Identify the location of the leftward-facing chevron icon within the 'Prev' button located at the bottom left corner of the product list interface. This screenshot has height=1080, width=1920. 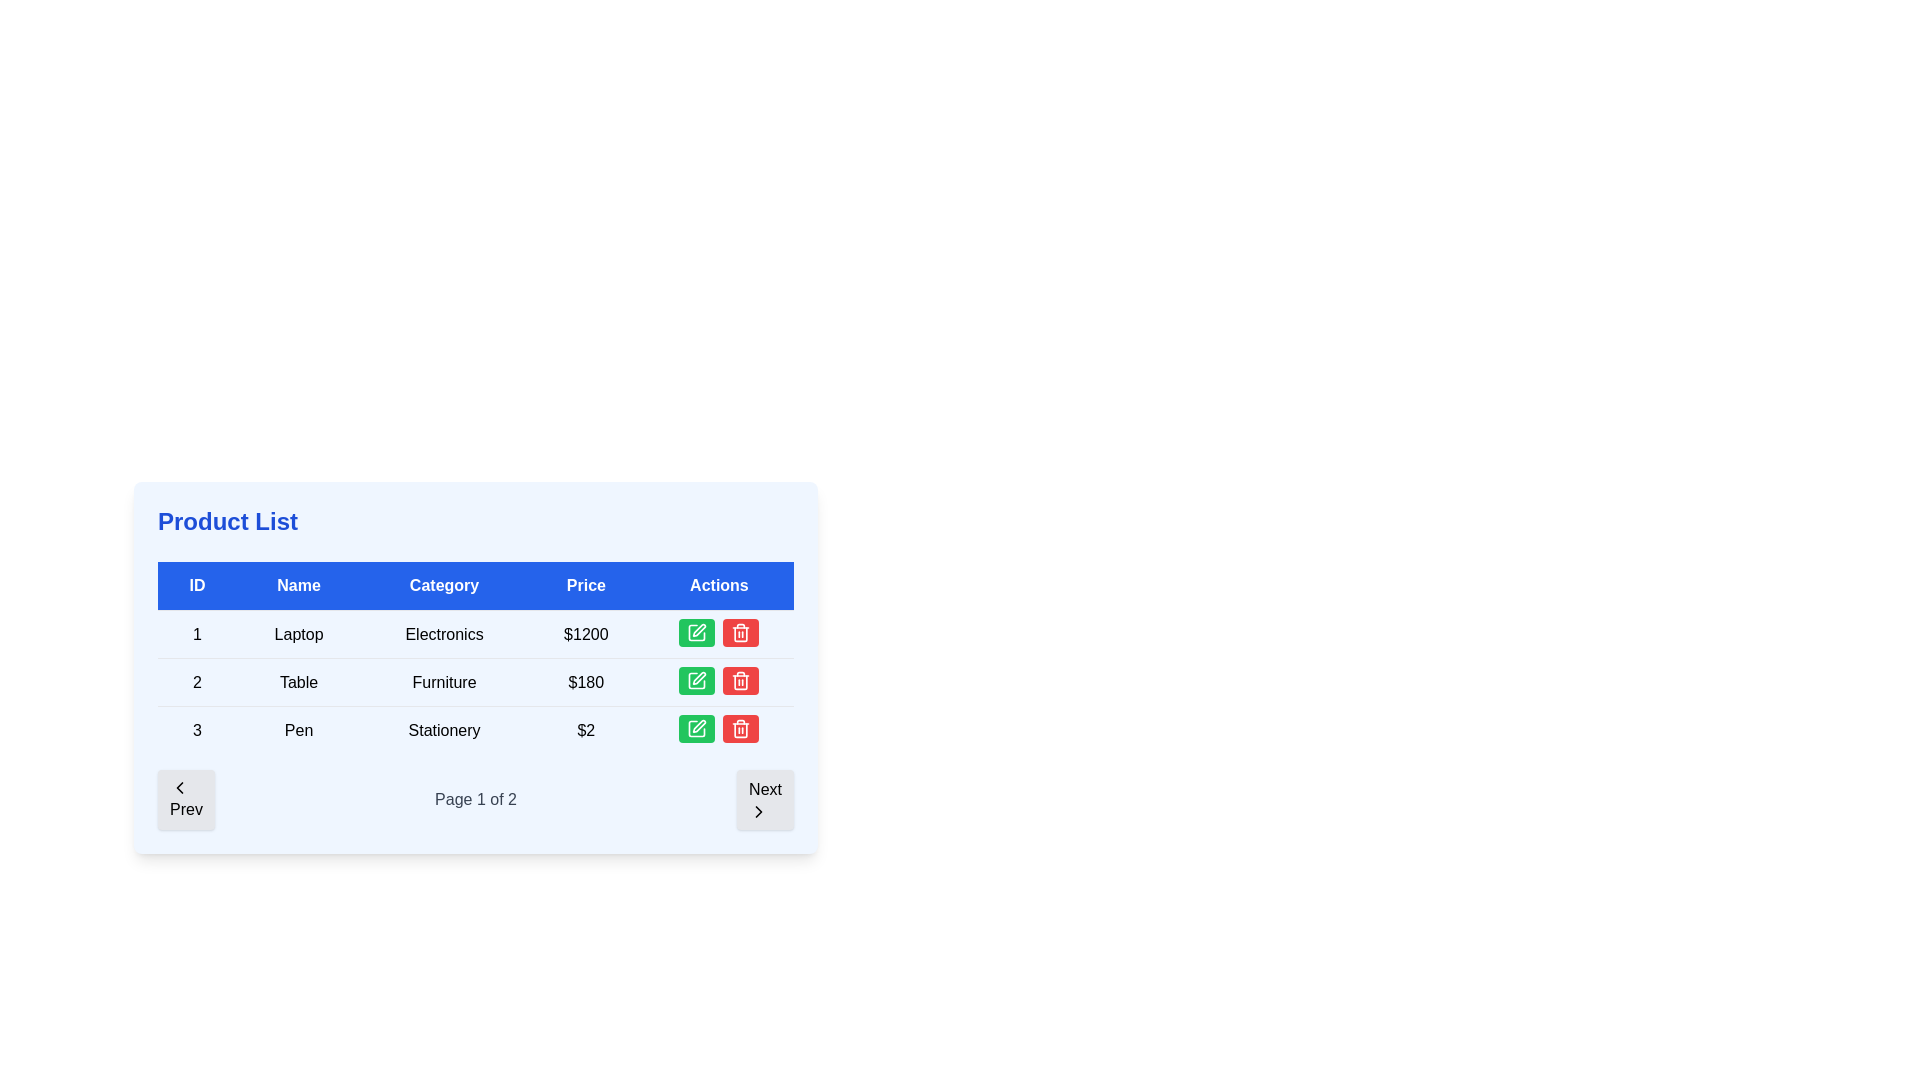
(180, 786).